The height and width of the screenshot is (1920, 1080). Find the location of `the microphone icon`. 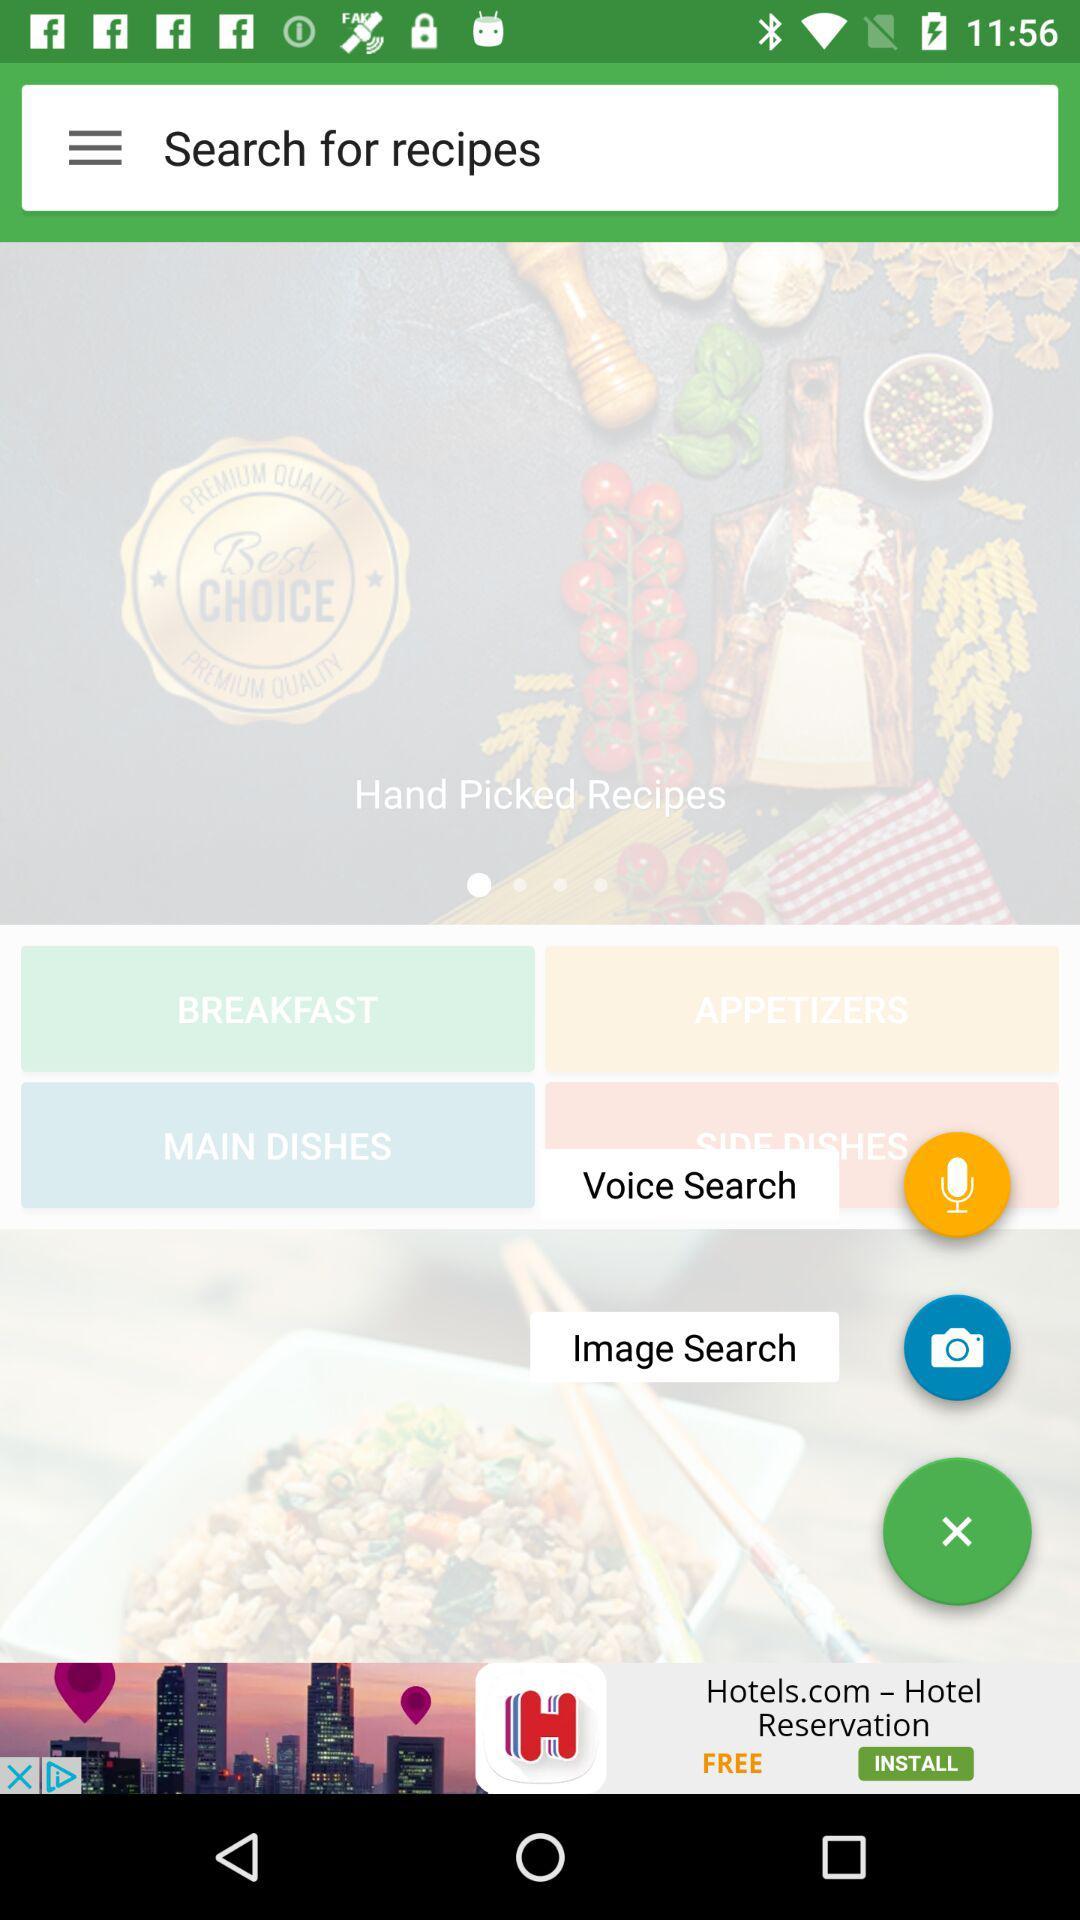

the microphone icon is located at coordinates (956, 1192).